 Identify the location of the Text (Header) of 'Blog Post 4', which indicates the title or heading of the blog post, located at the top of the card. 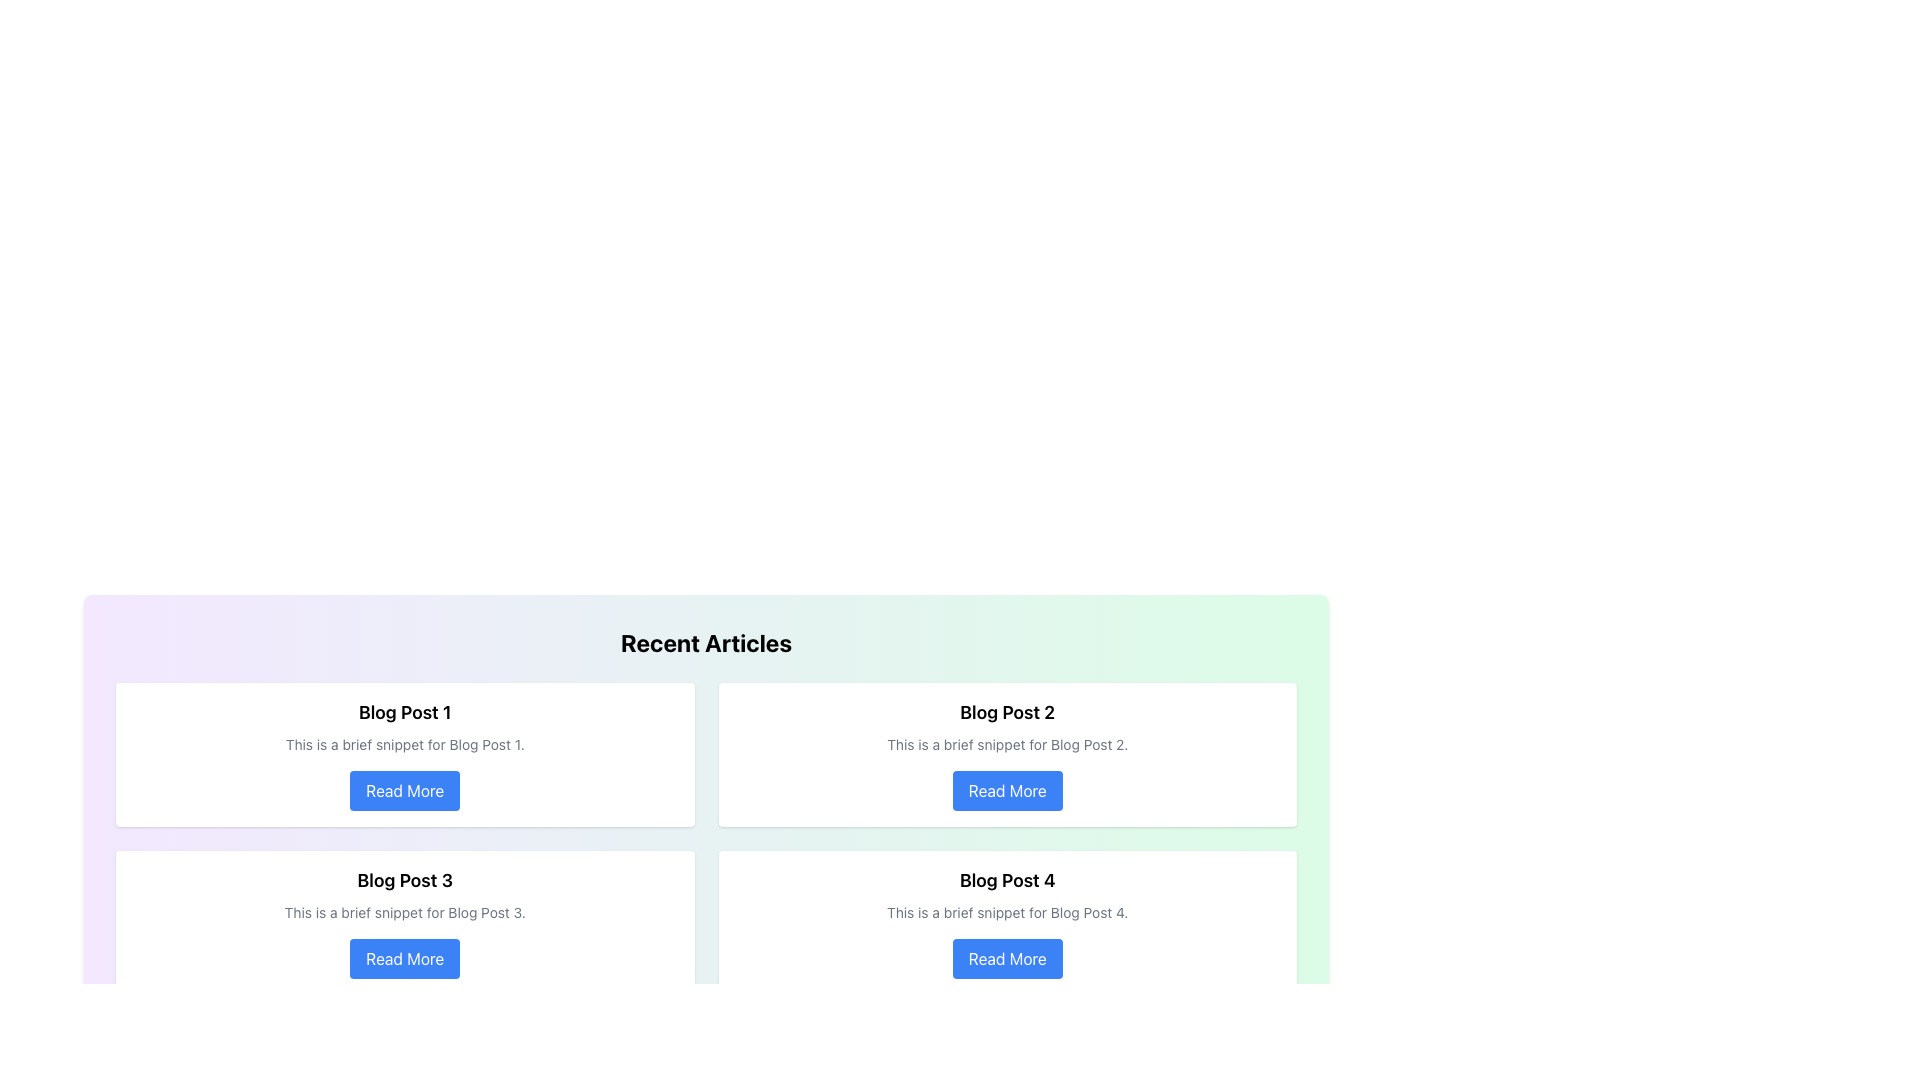
(1007, 879).